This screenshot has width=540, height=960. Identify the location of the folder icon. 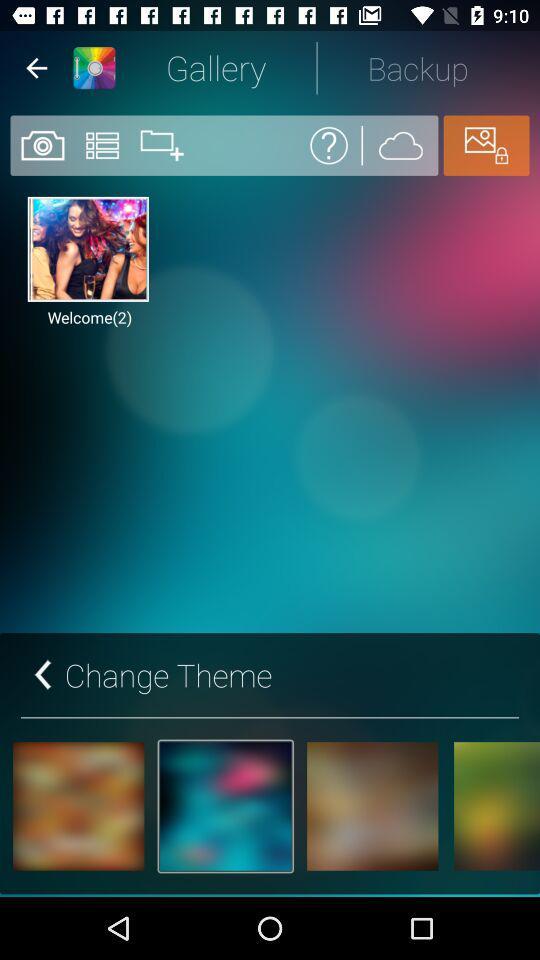
(161, 144).